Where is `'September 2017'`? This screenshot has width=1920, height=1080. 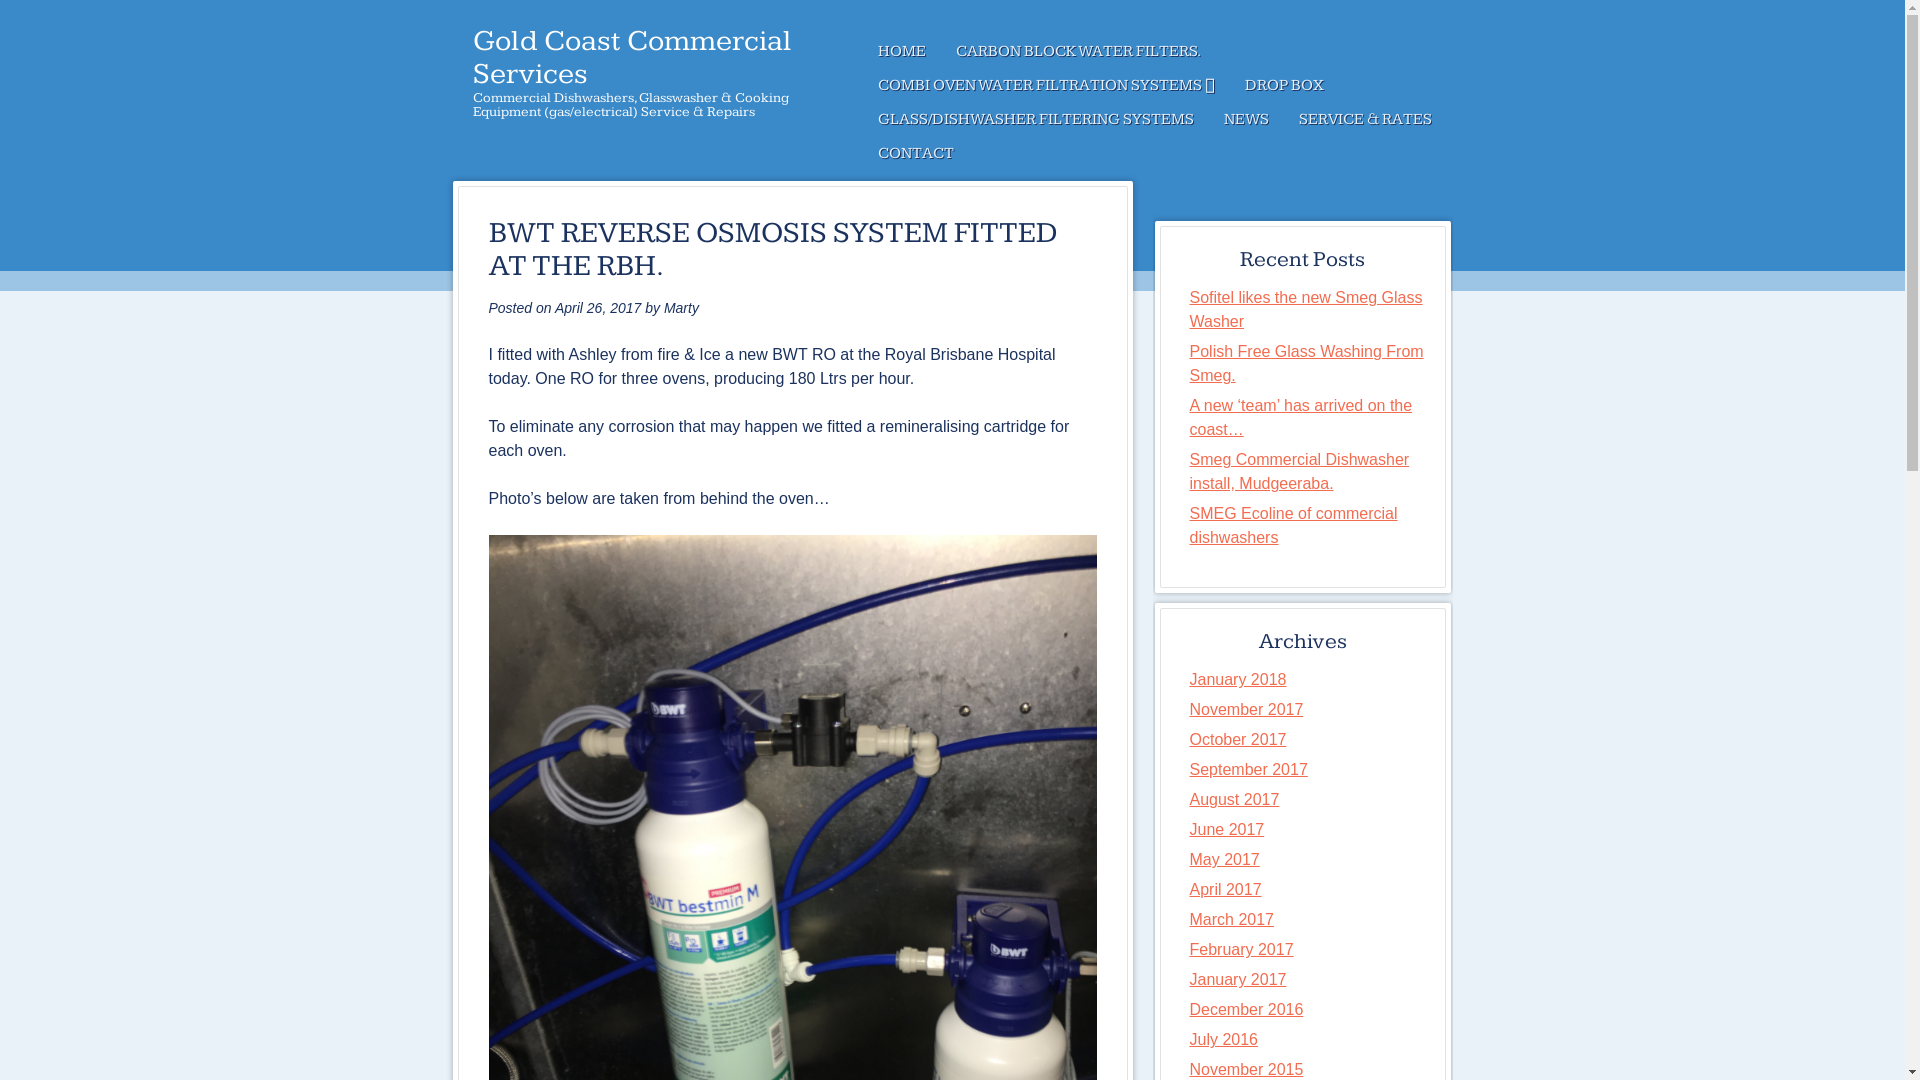
'September 2017' is located at coordinates (1247, 768).